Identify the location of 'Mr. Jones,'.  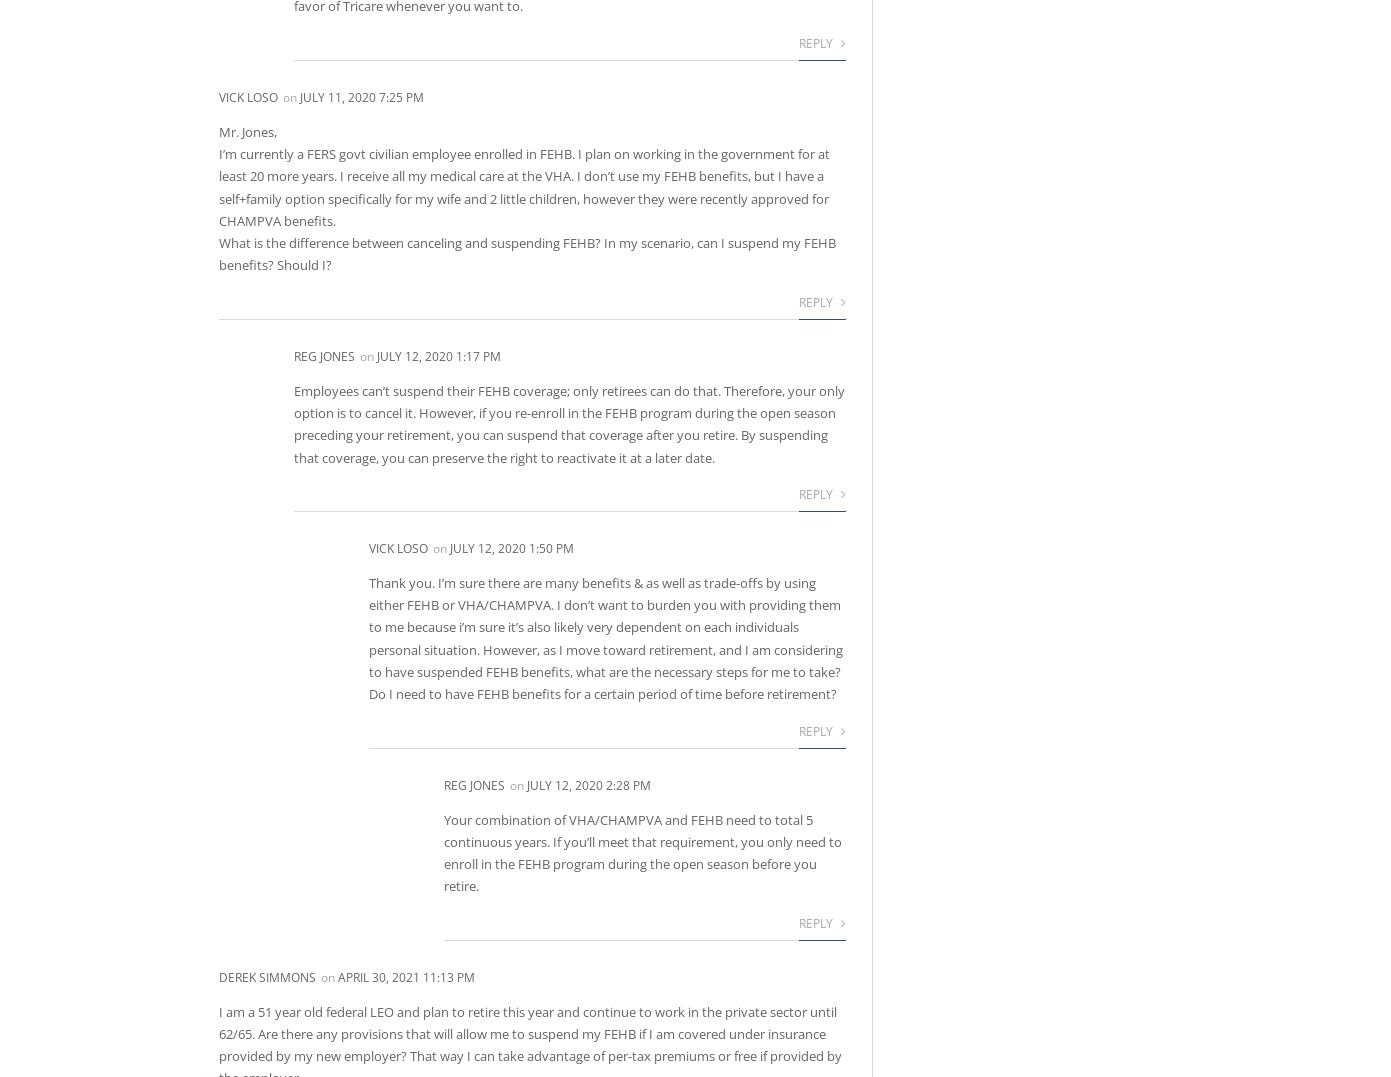
(247, 130).